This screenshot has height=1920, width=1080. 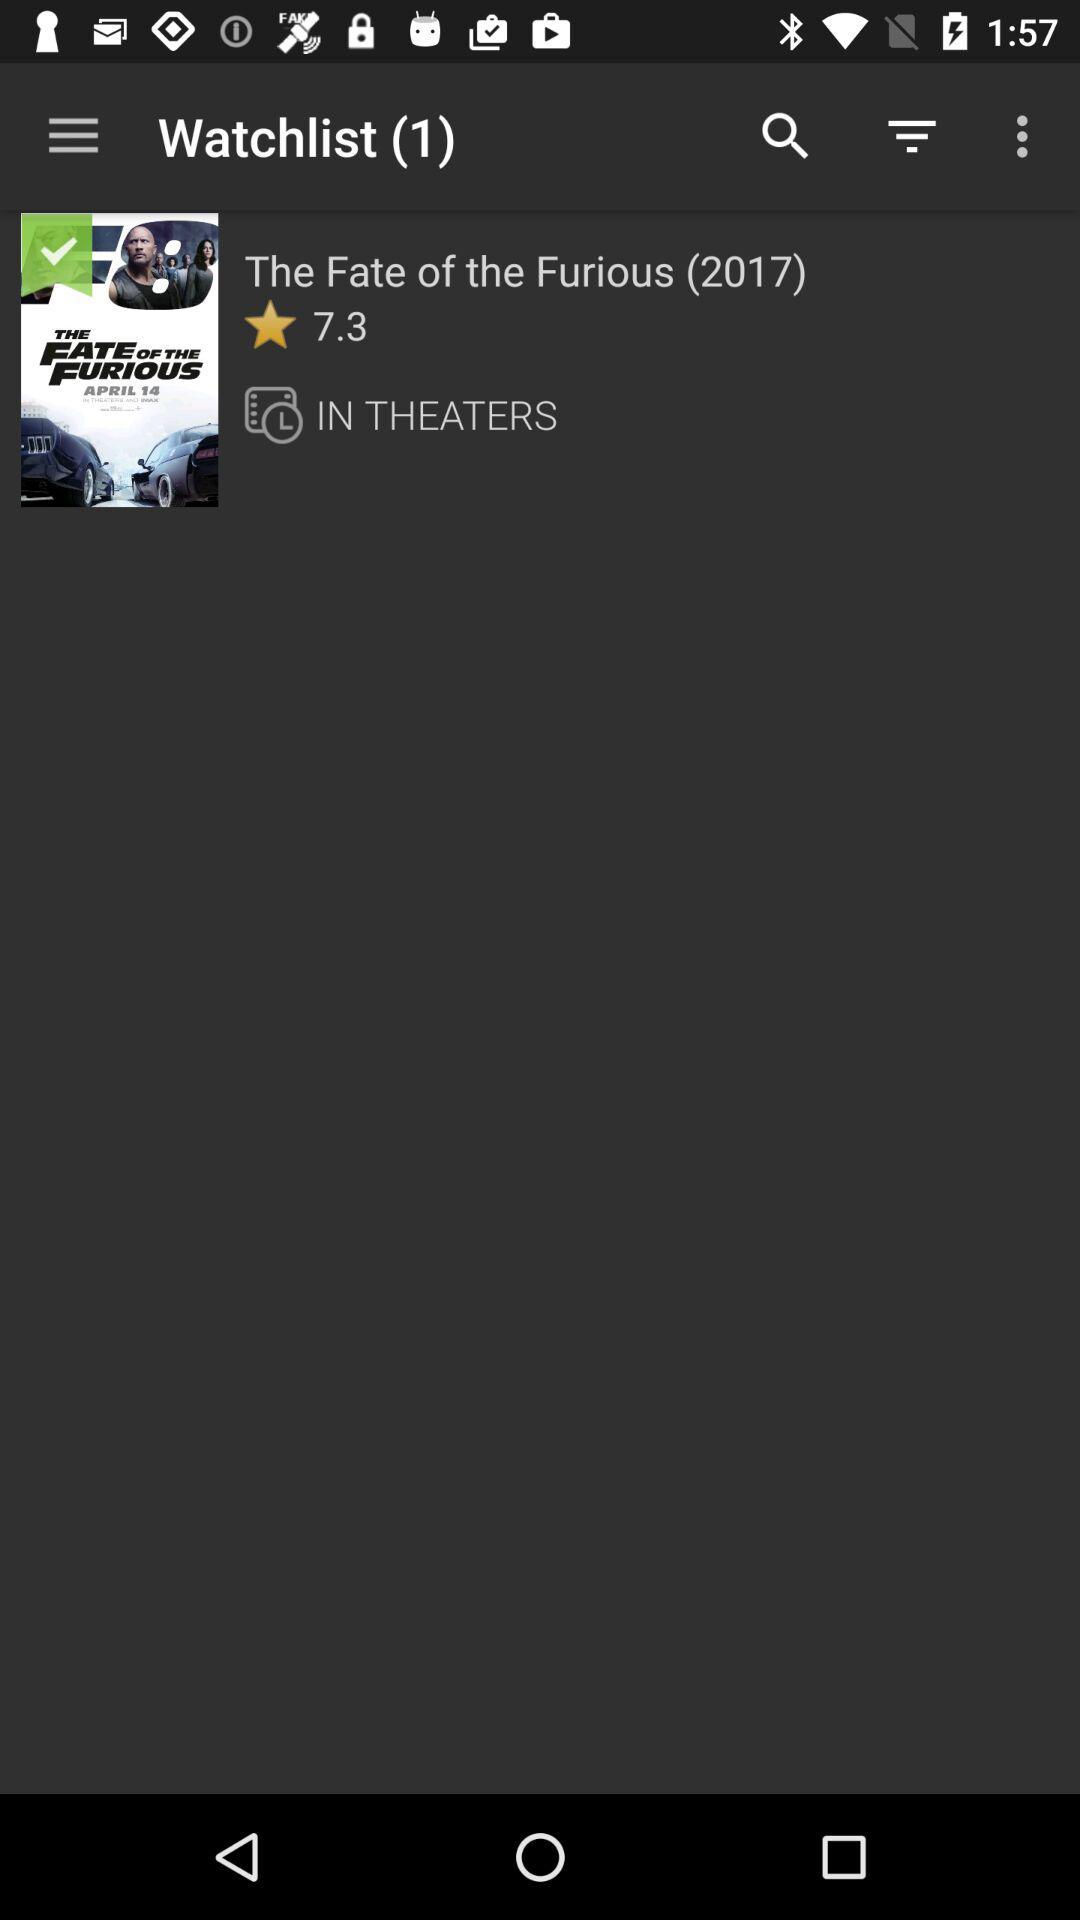 What do you see at coordinates (270, 324) in the screenshot?
I see `the item below the fate of` at bounding box center [270, 324].